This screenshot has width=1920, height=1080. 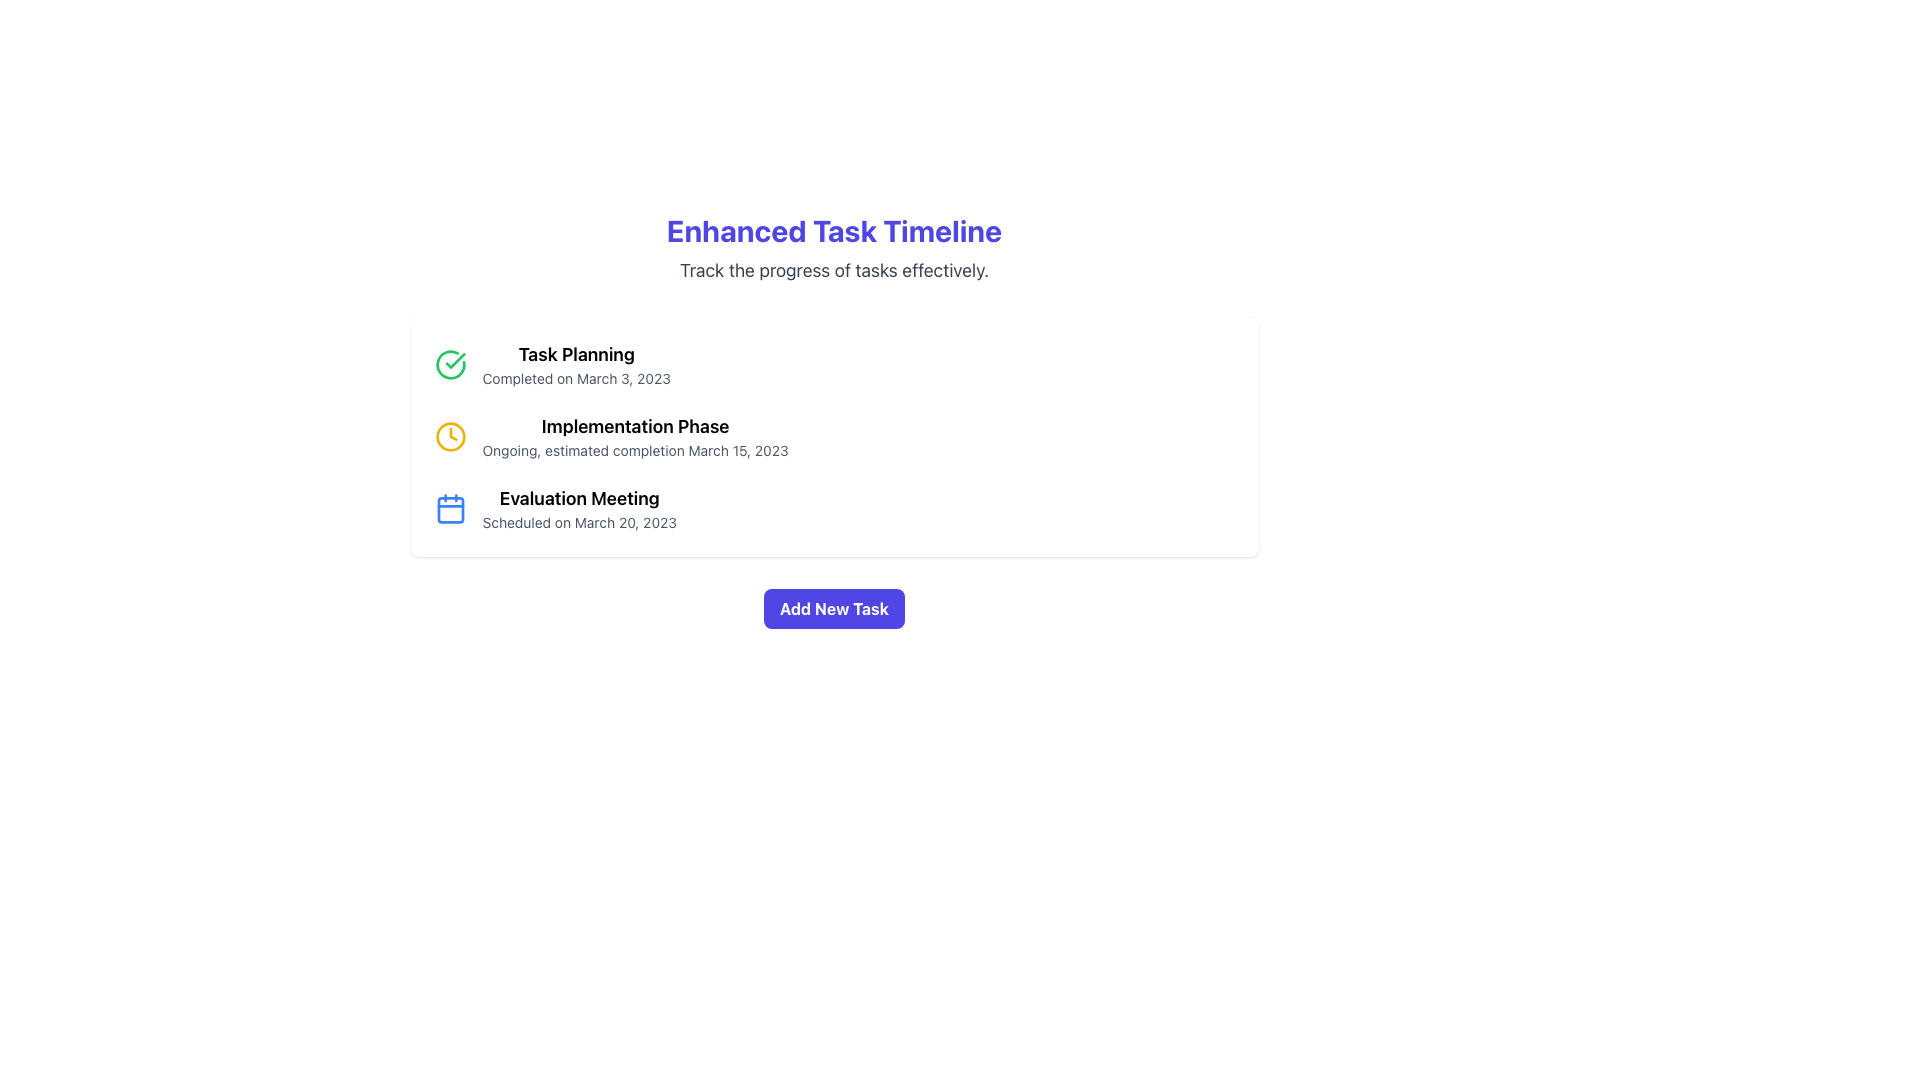 What do you see at coordinates (454, 361) in the screenshot?
I see `the green circular checkmark icon to associate it with its task item` at bounding box center [454, 361].